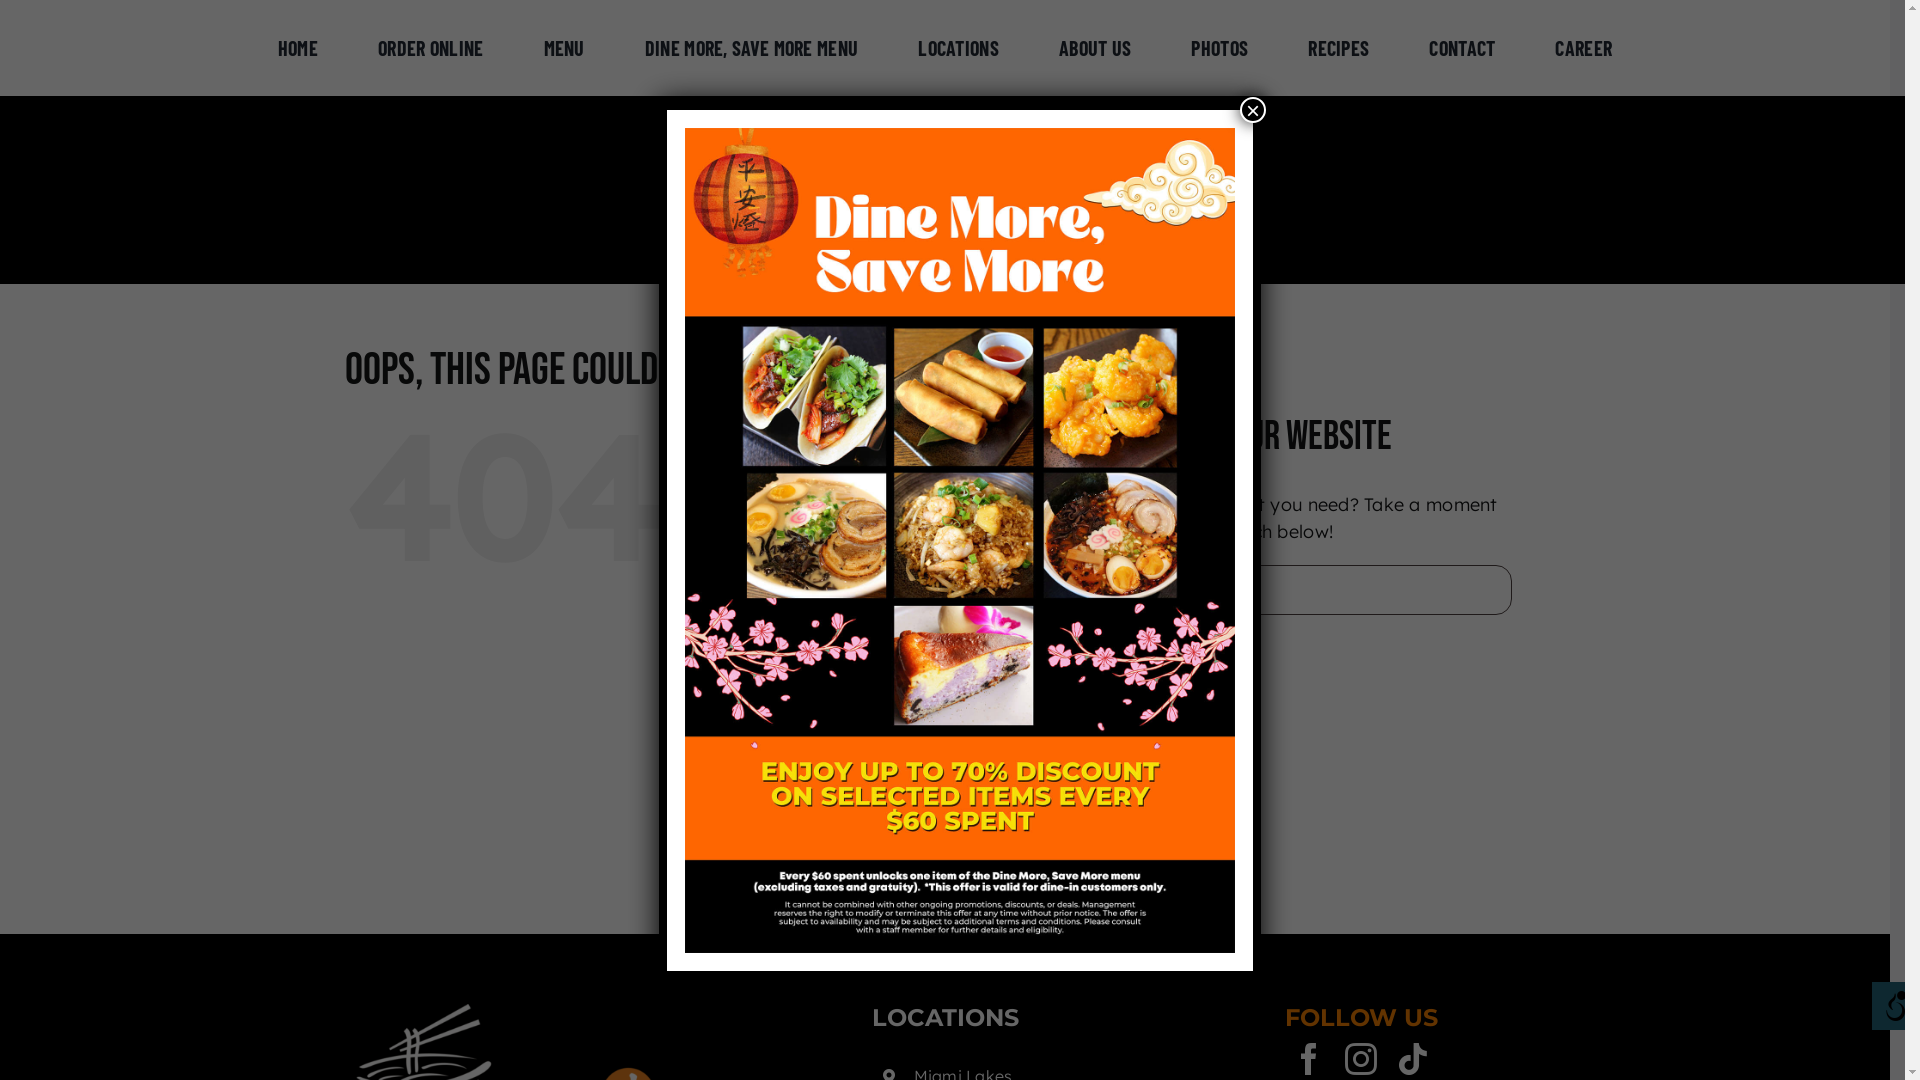 The width and height of the screenshot is (1920, 1080). What do you see at coordinates (1218, 46) in the screenshot?
I see `'PHOTOS'` at bounding box center [1218, 46].